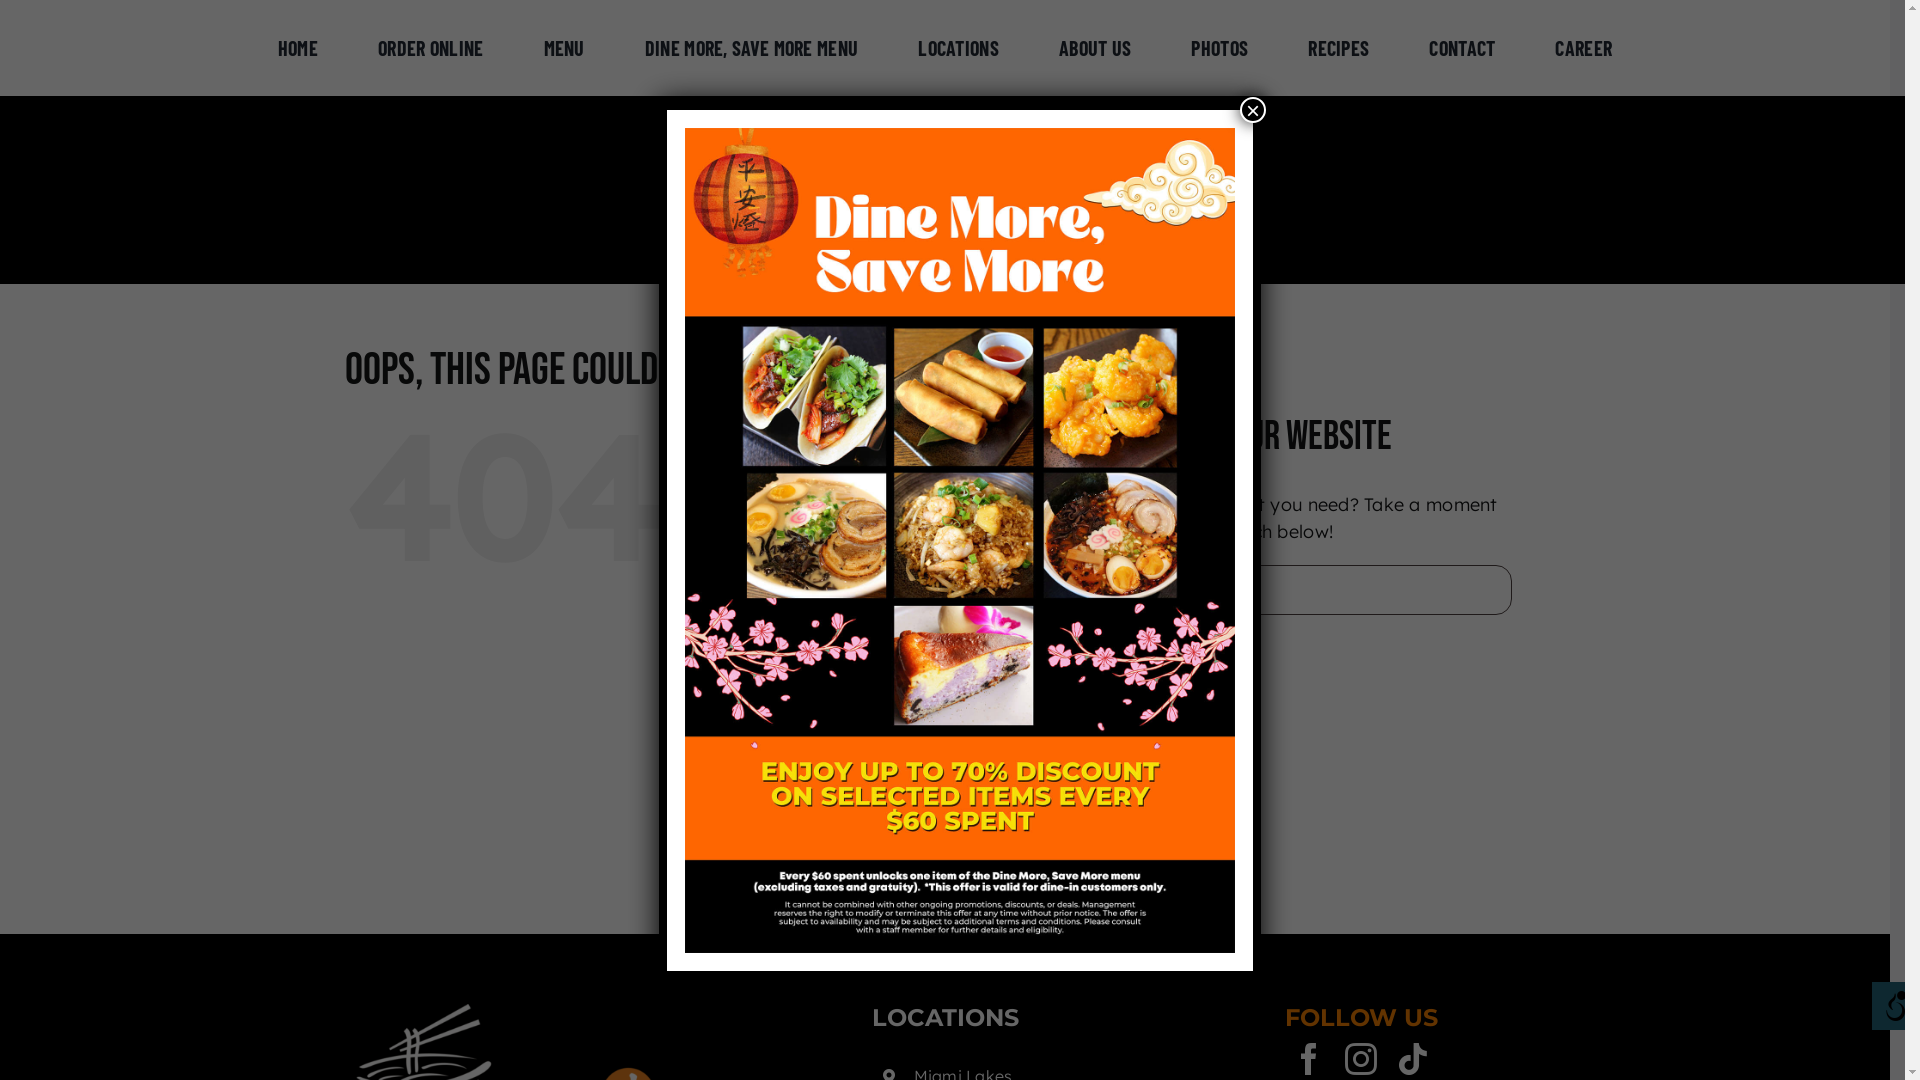 The width and height of the screenshot is (1920, 1080). What do you see at coordinates (1218, 46) in the screenshot?
I see `'PHOTOS'` at bounding box center [1218, 46].